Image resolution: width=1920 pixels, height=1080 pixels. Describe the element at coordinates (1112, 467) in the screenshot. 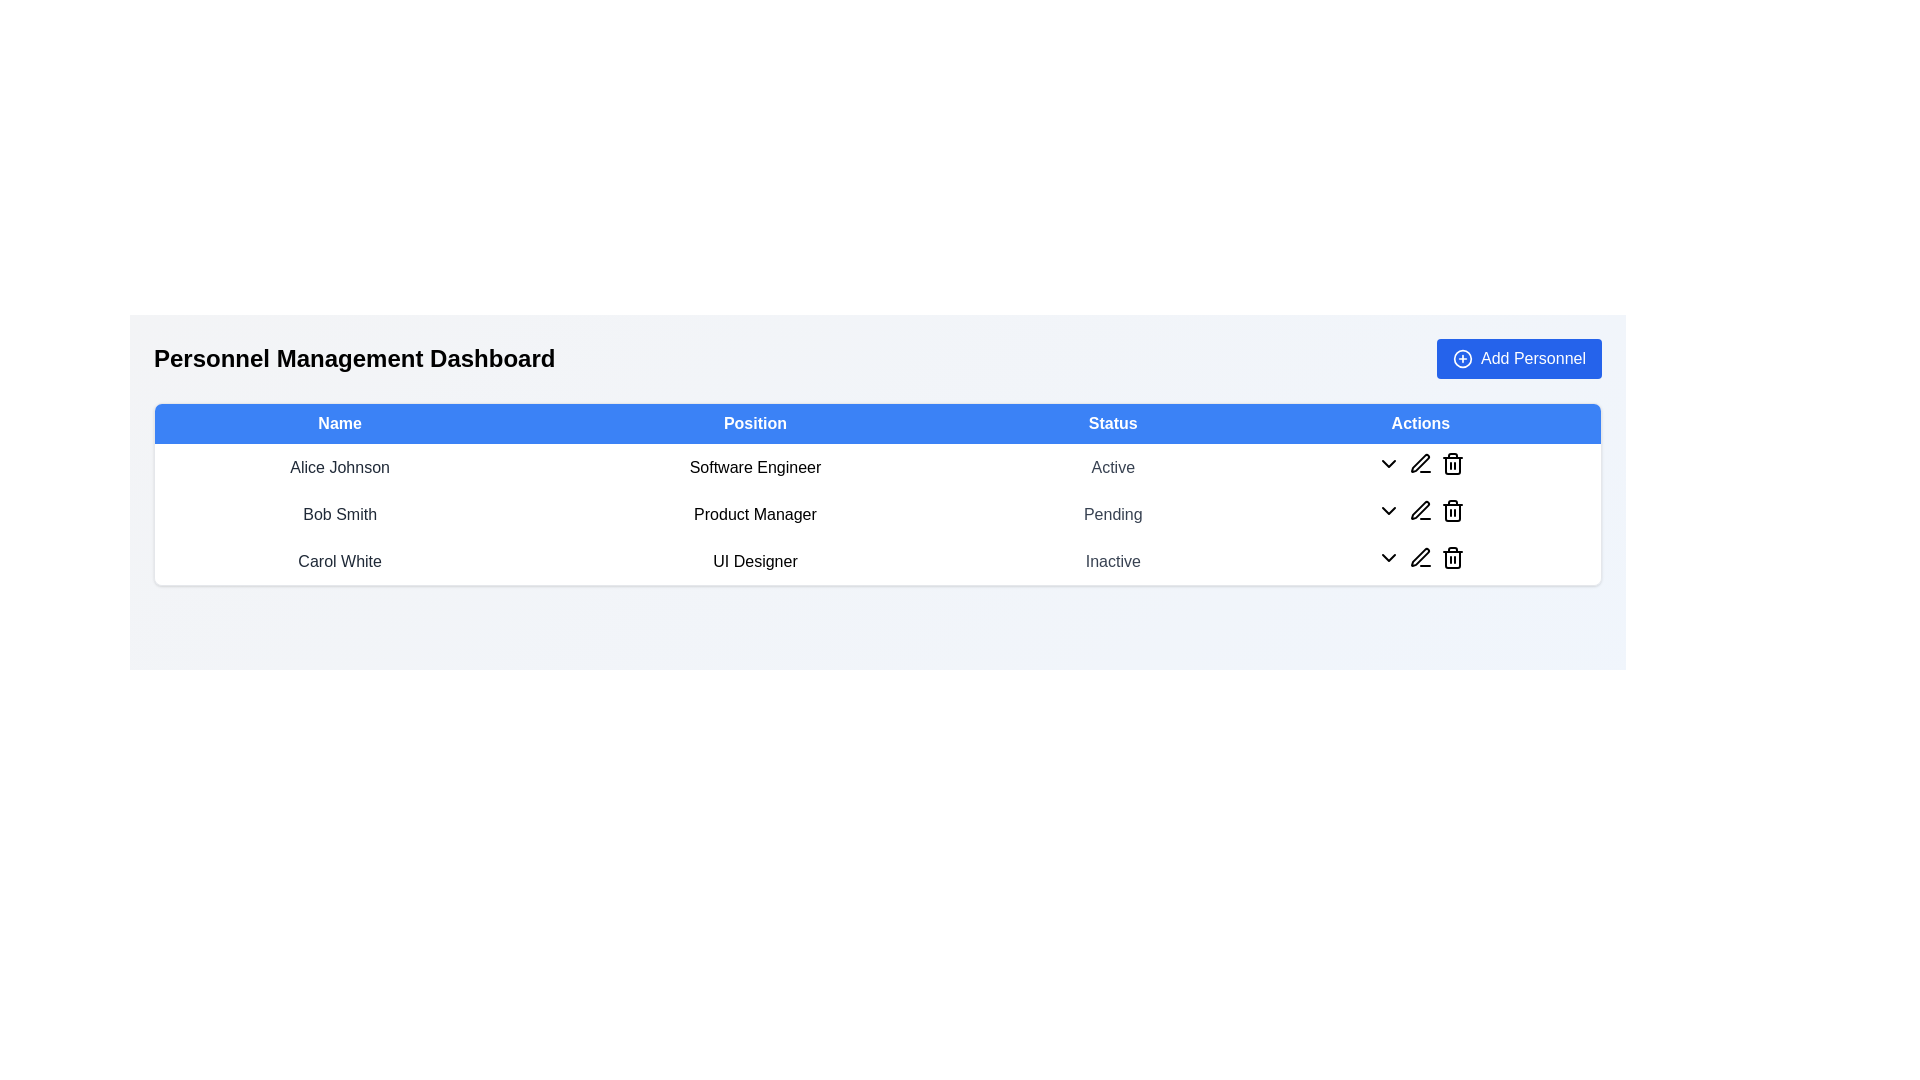

I see `the 'Active' text element, which is styled with light gray coloring and located in the 'Status' column of the row for 'Alice Johnson'` at that location.